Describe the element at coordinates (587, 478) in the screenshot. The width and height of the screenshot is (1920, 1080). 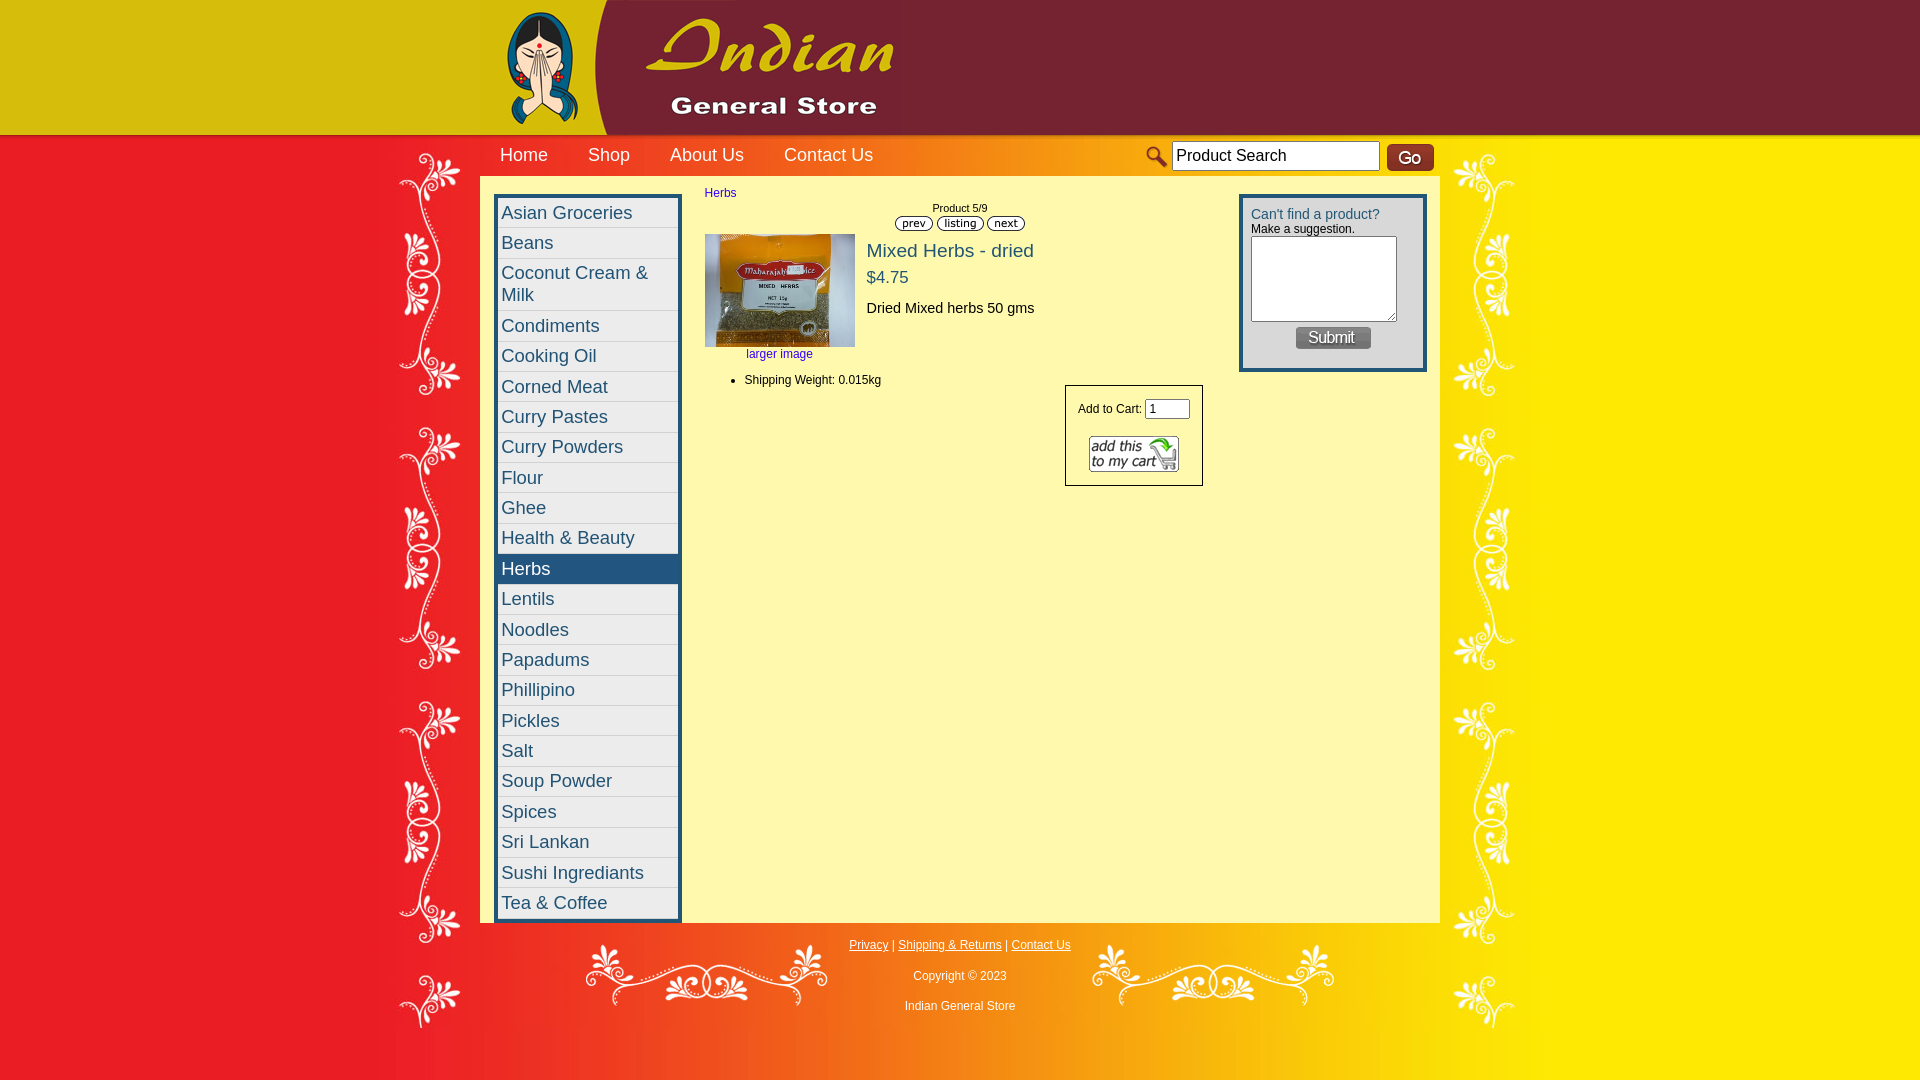
I see `'Flour'` at that location.